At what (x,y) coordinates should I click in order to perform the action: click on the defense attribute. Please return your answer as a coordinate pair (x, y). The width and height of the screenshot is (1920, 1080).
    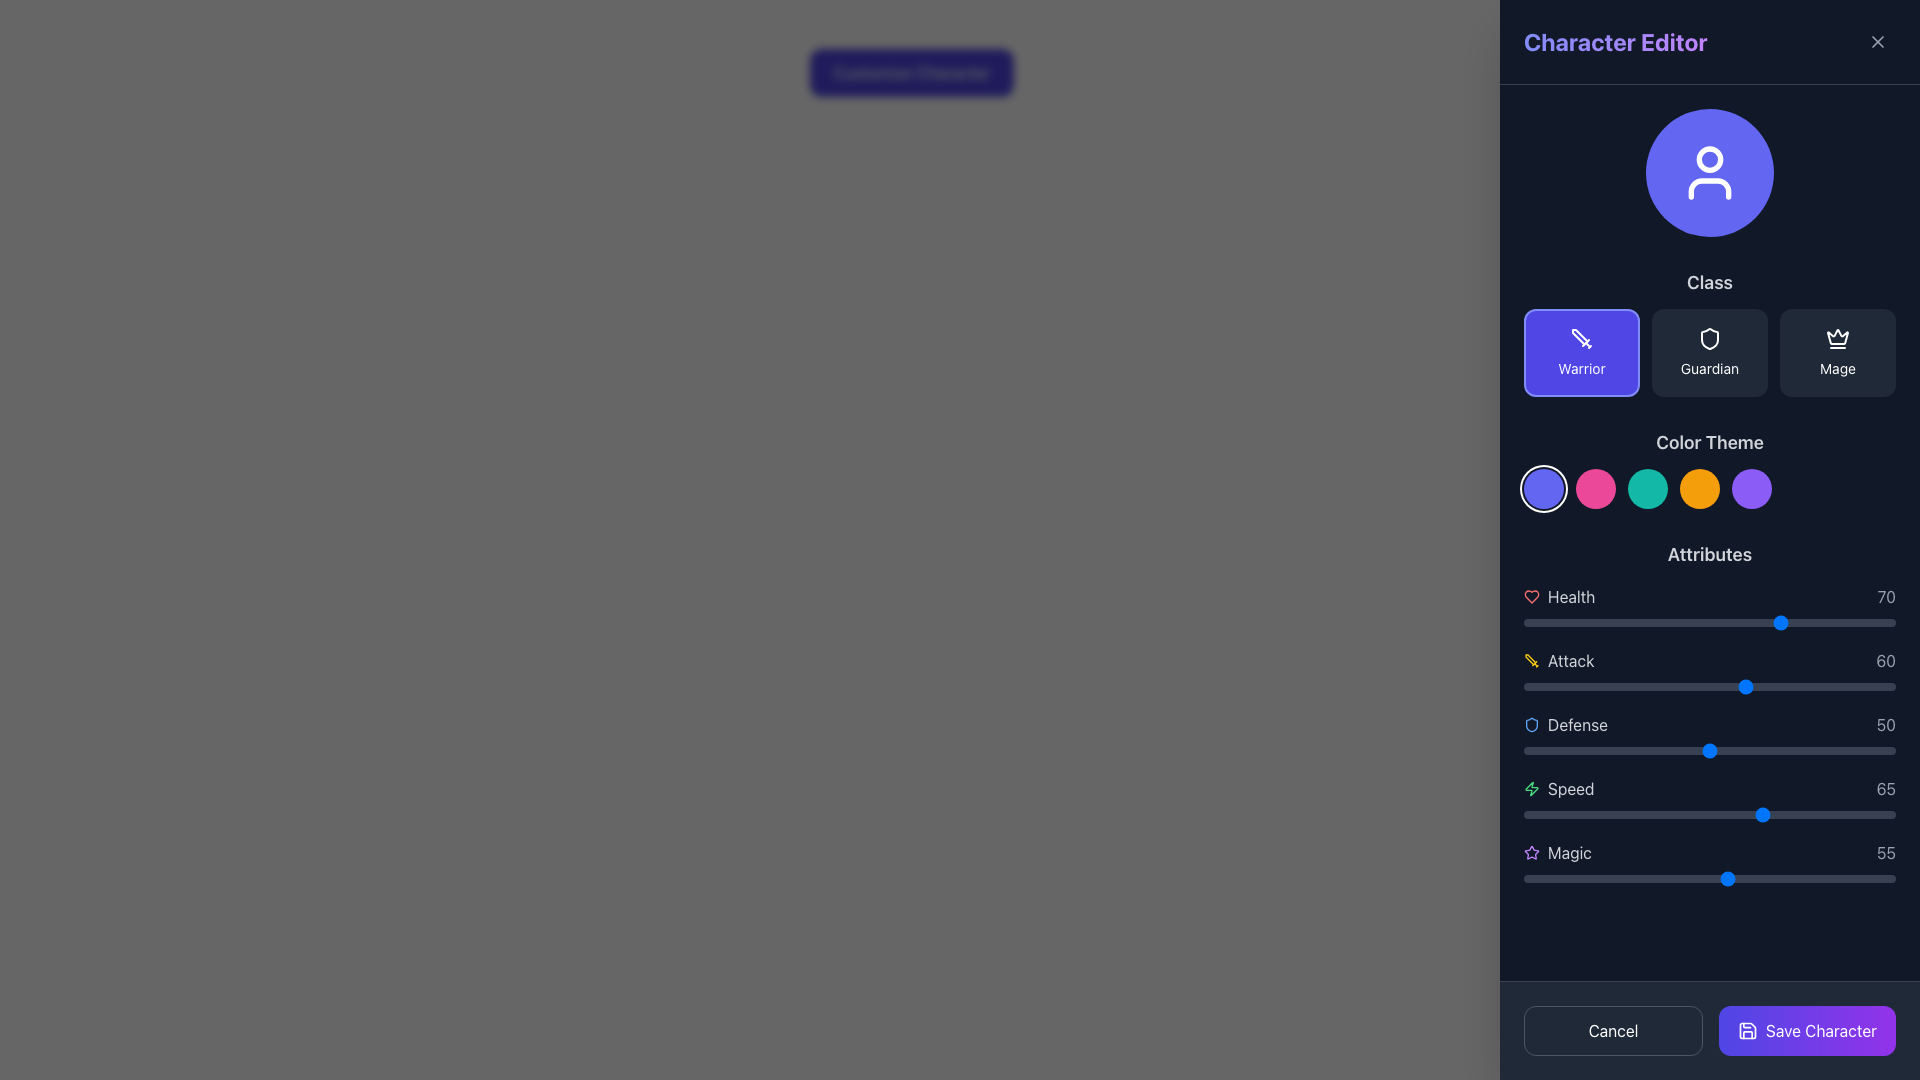
    Looking at the image, I should click on (1708, 751).